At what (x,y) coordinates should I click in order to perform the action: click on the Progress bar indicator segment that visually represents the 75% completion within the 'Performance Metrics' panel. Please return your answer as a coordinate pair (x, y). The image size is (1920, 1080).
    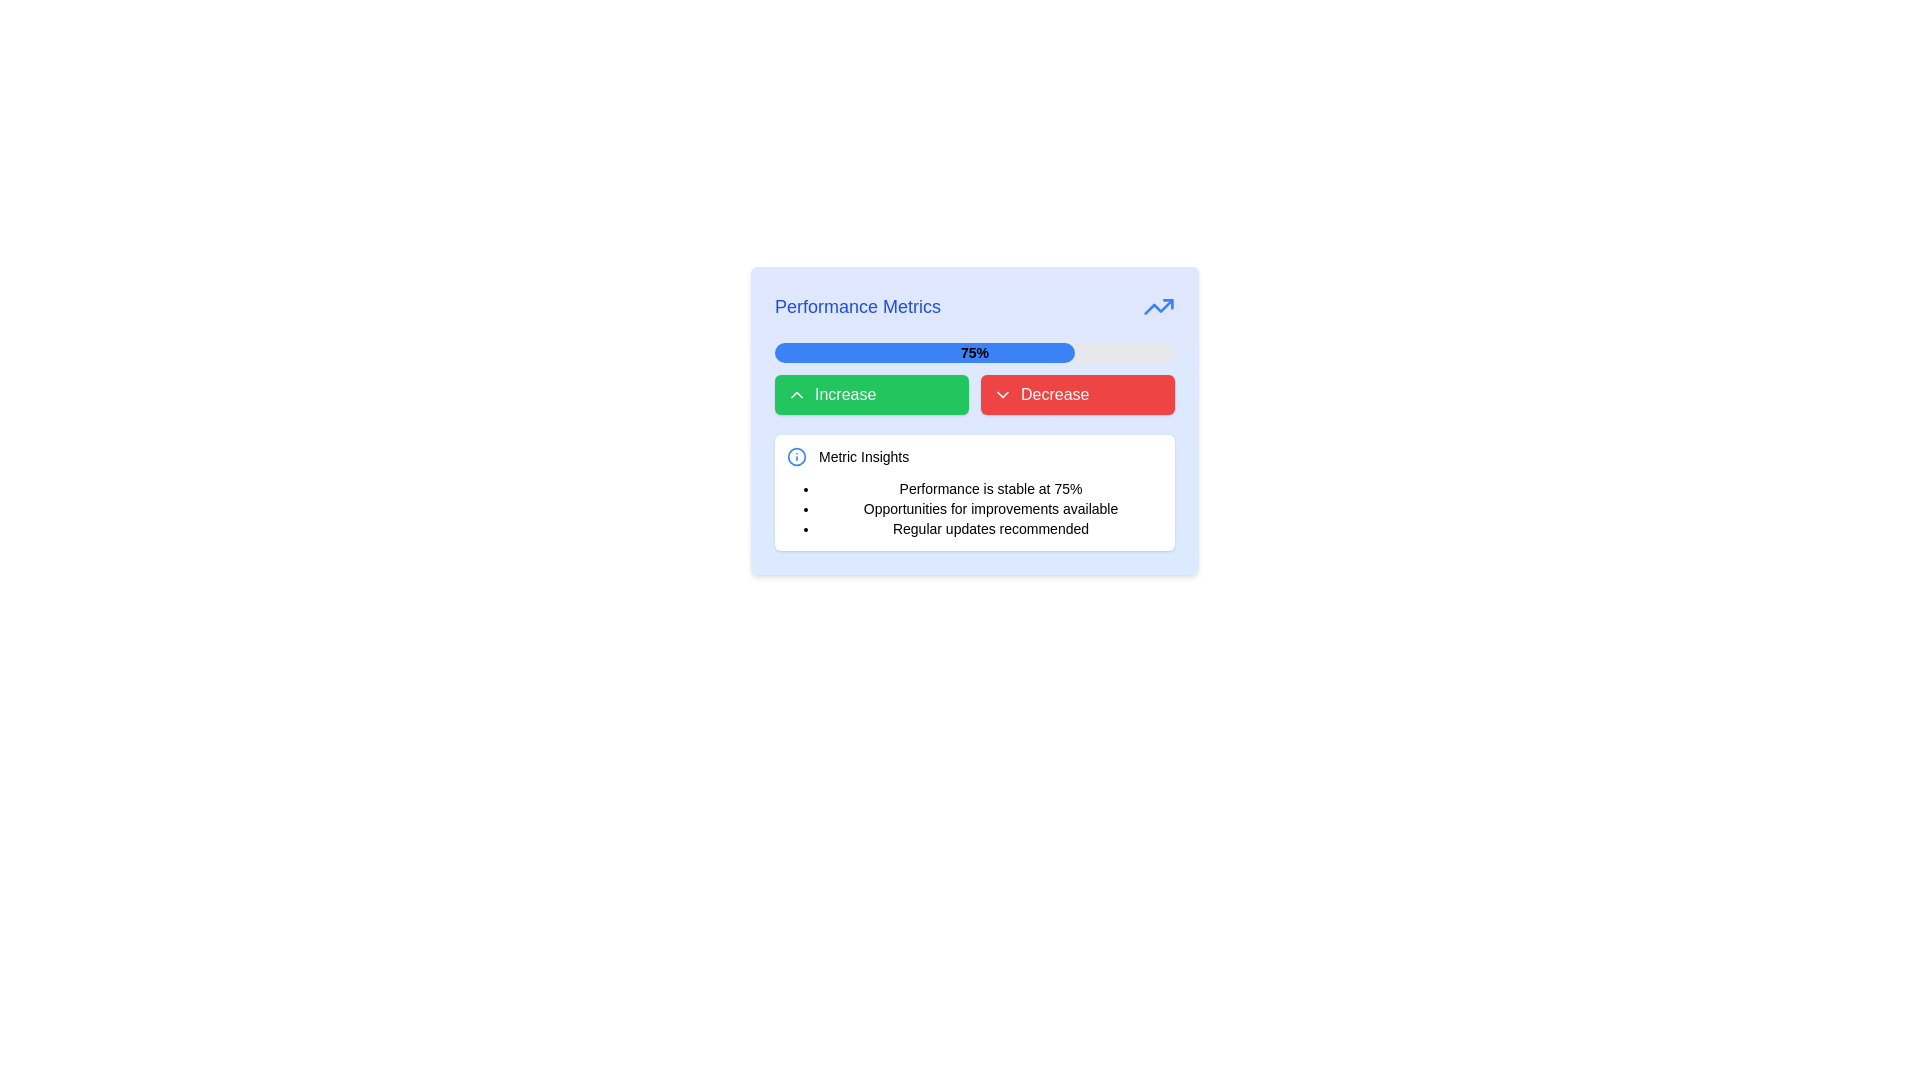
    Looking at the image, I should click on (924, 352).